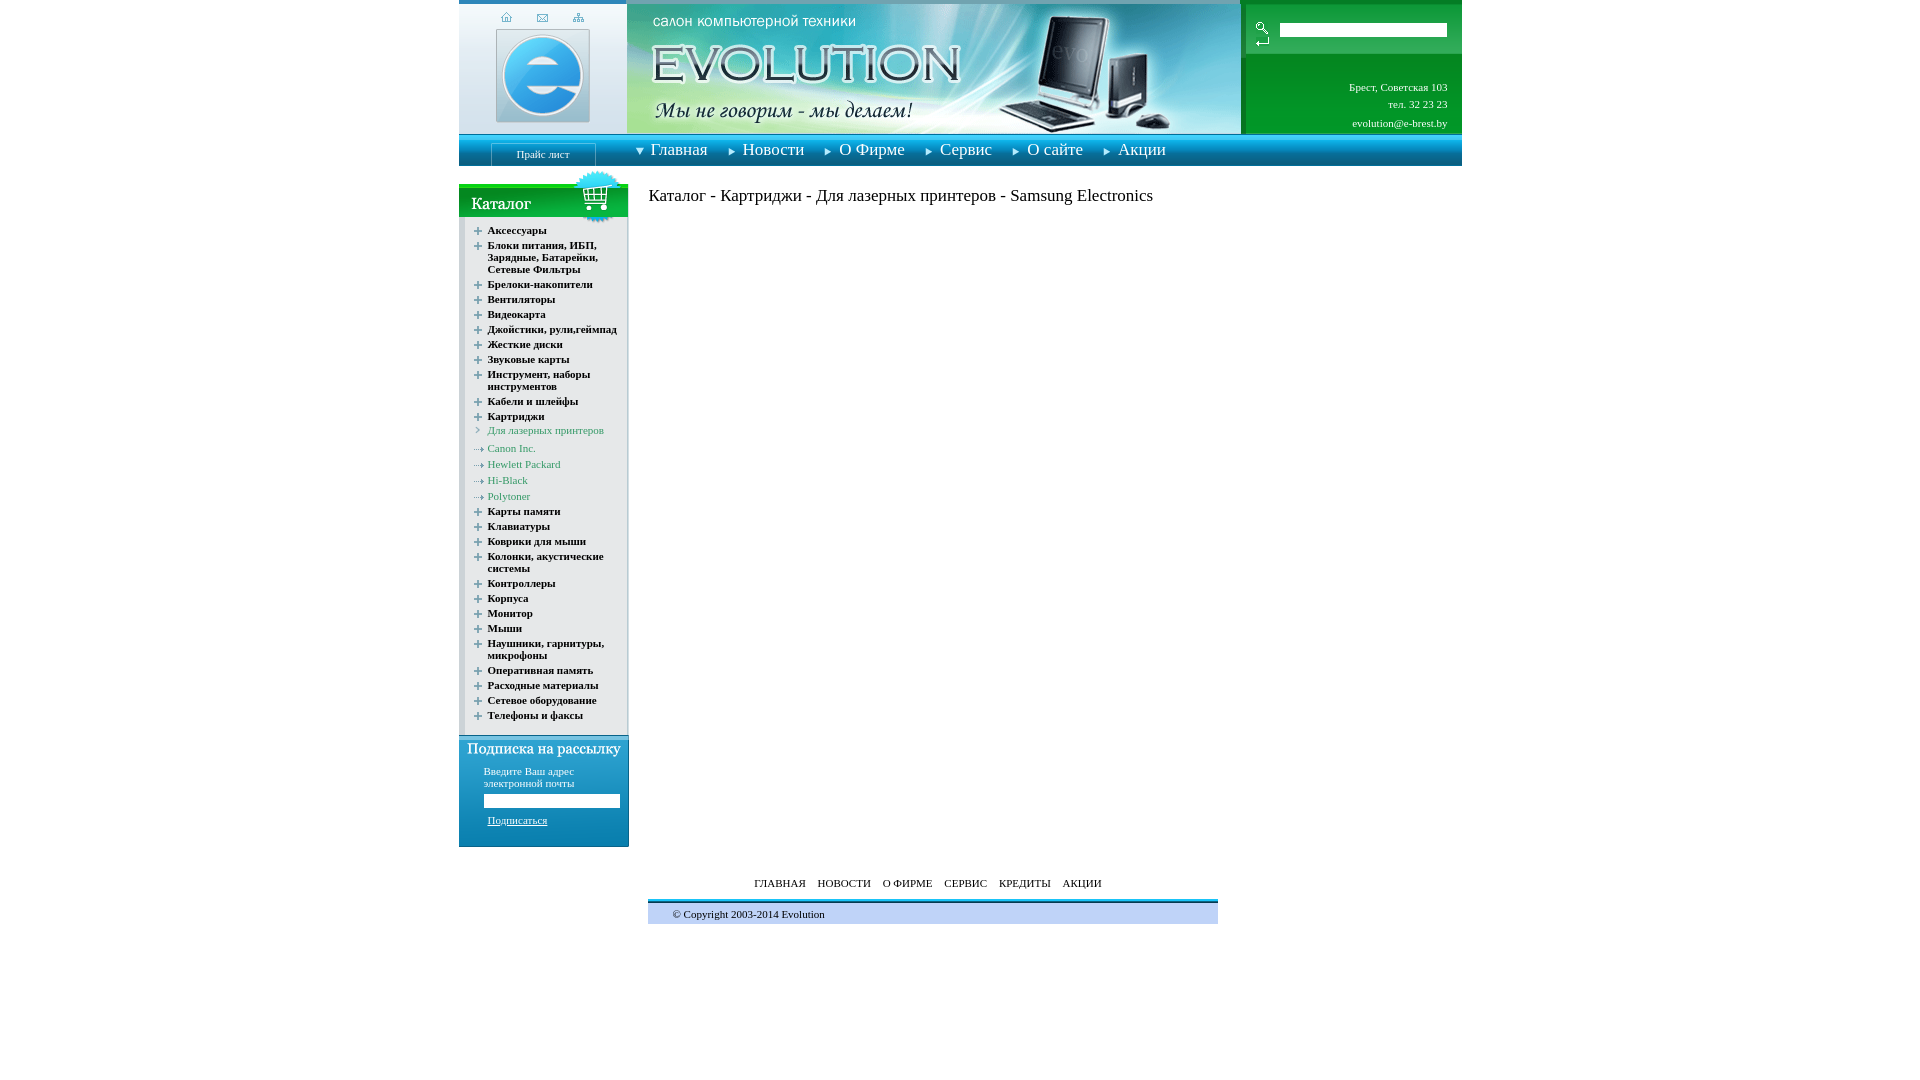 The width and height of the screenshot is (1920, 1080). What do you see at coordinates (508, 479) in the screenshot?
I see `'Hi-Black'` at bounding box center [508, 479].